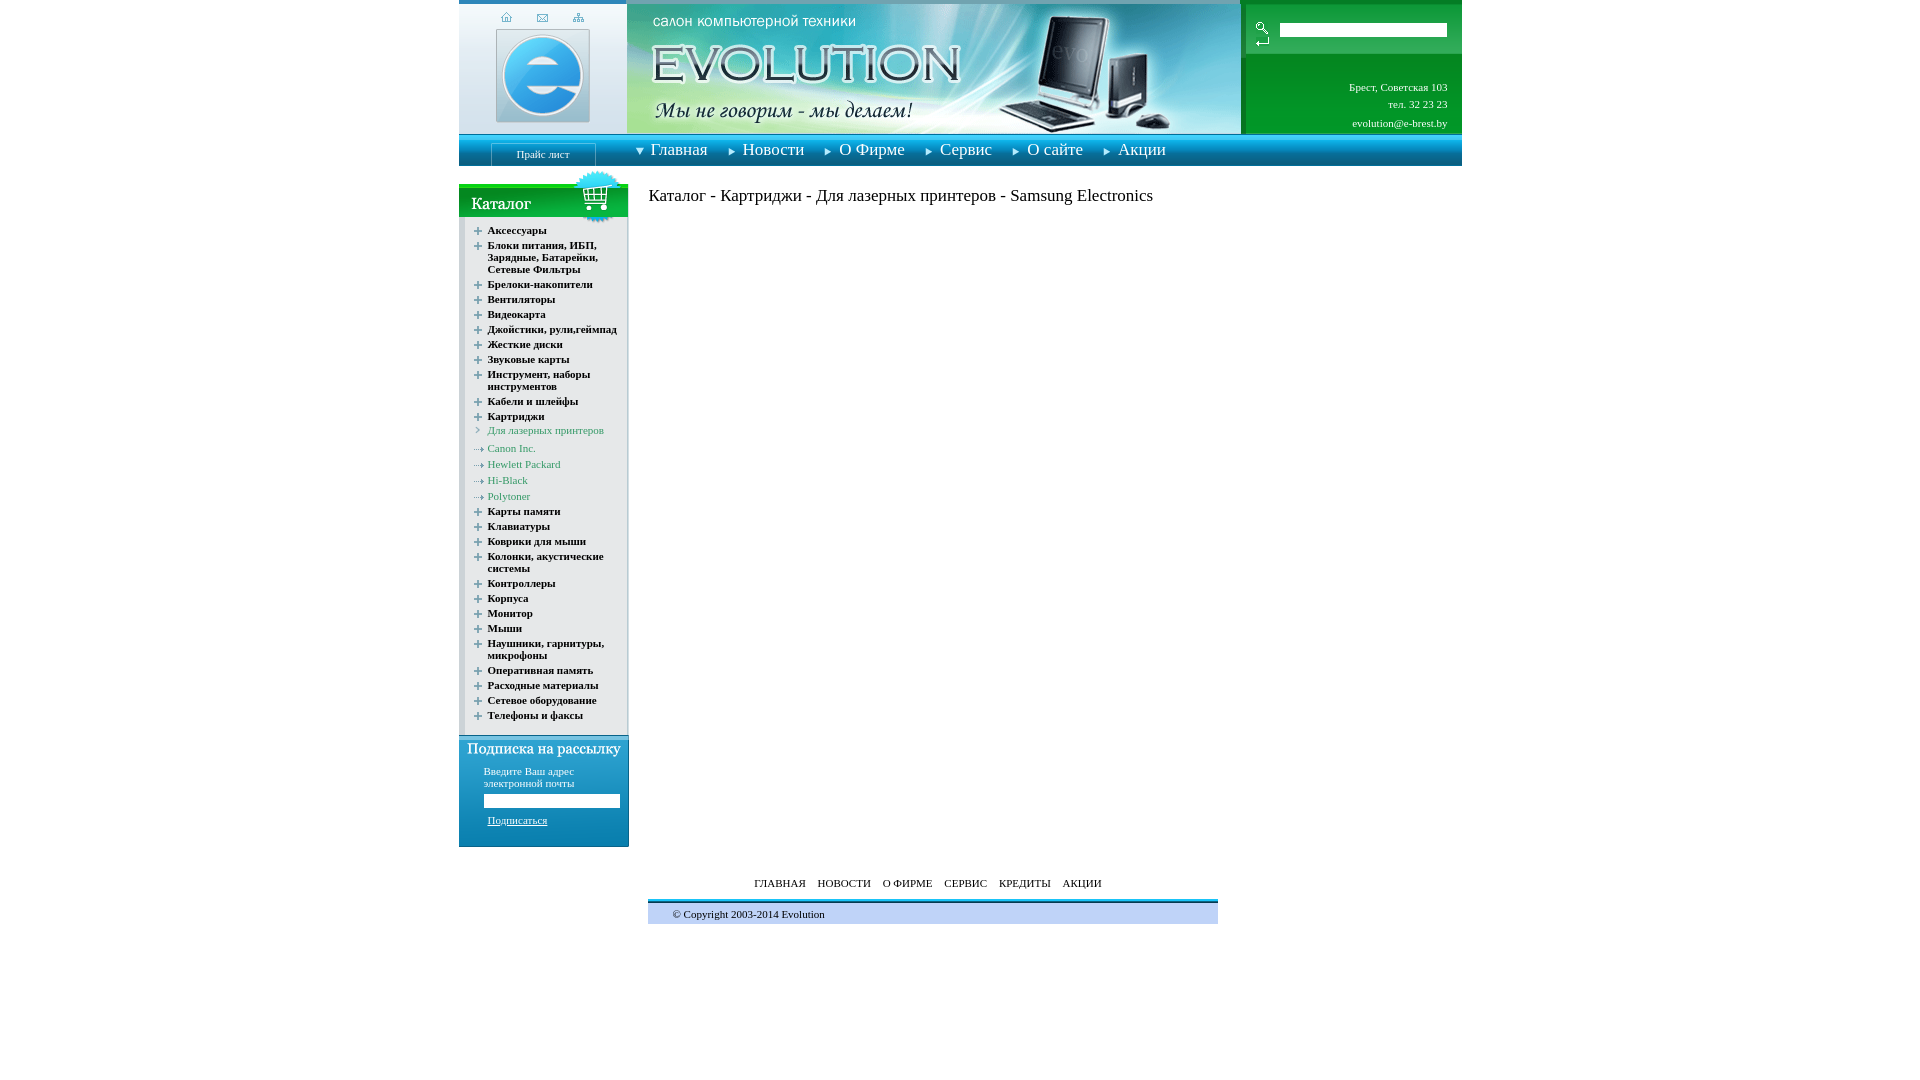 The width and height of the screenshot is (1920, 1080). What do you see at coordinates (508, 479) in the screenshot?
I see `'Hi-Black'` at bounding box center [508, 479].